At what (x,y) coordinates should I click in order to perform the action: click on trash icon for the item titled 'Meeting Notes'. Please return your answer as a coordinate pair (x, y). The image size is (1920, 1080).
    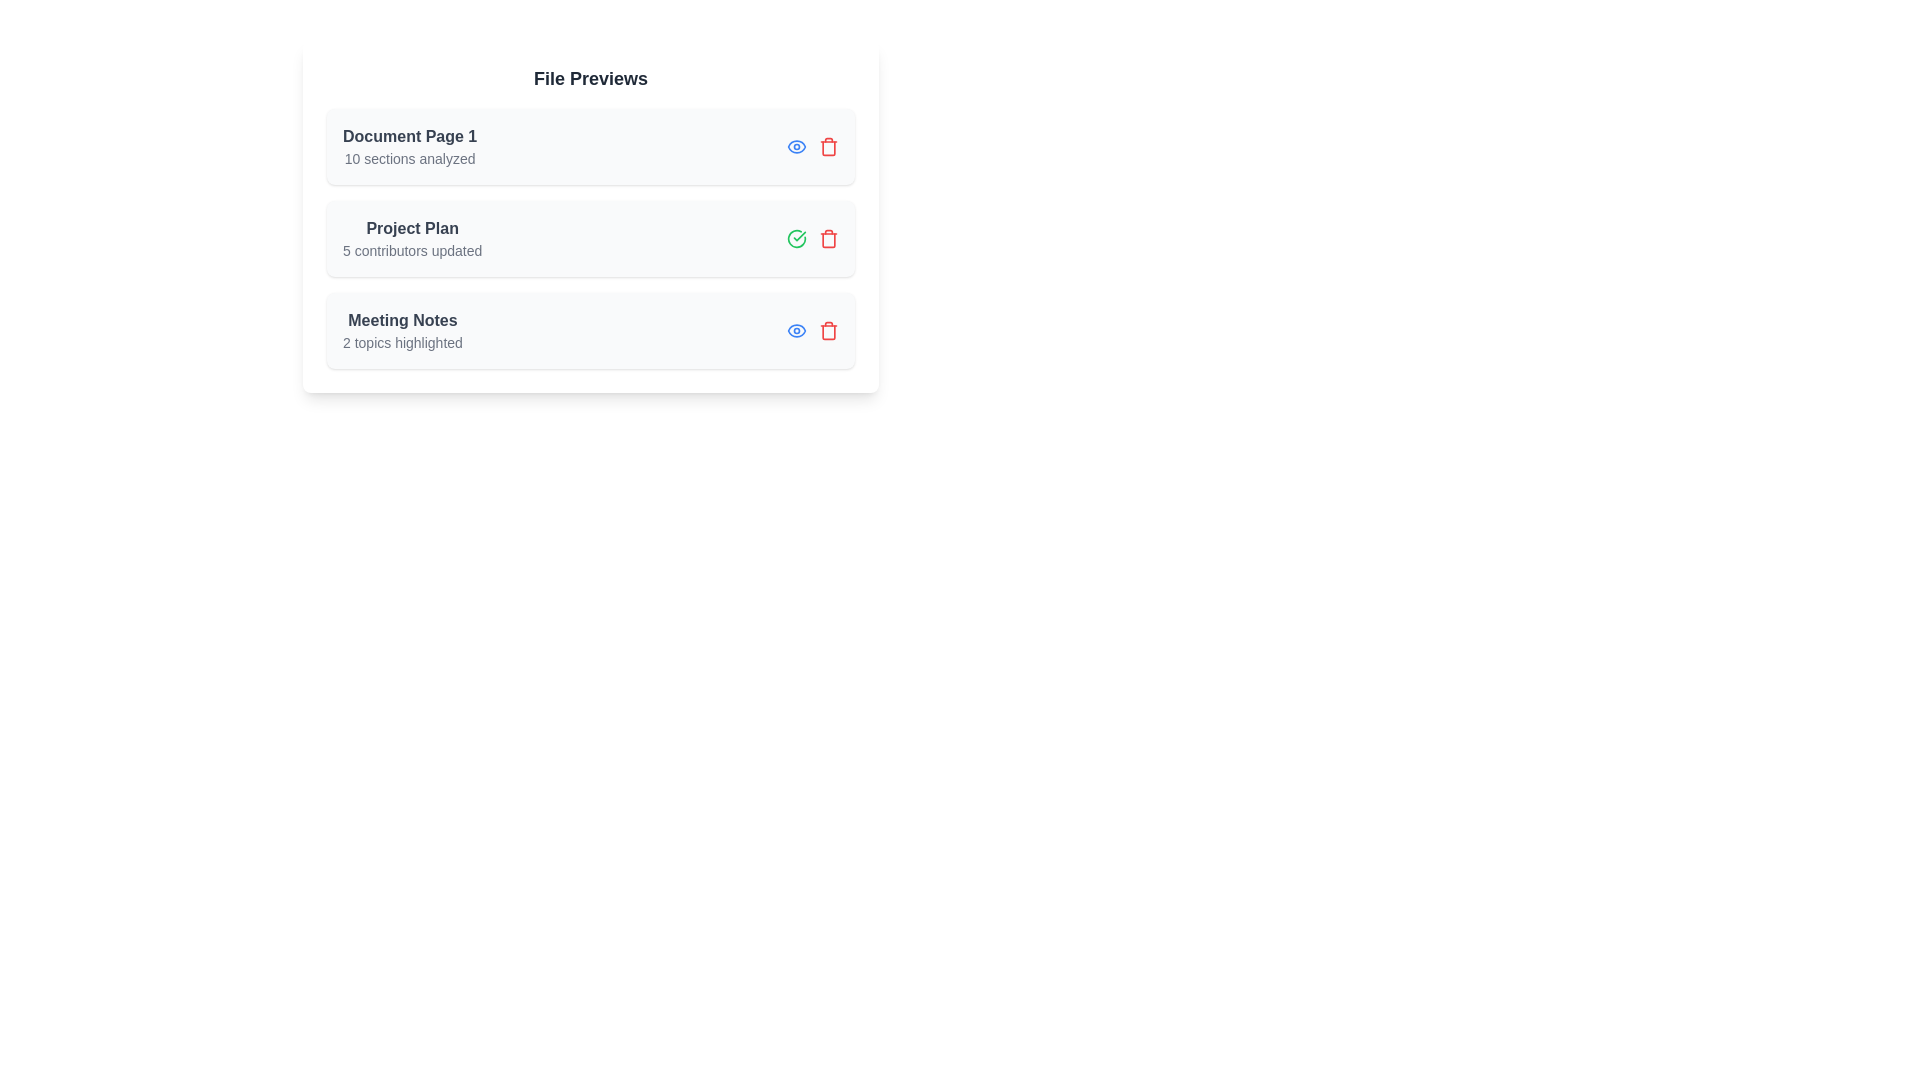
    Looking at the image, I should click on (829, 330).